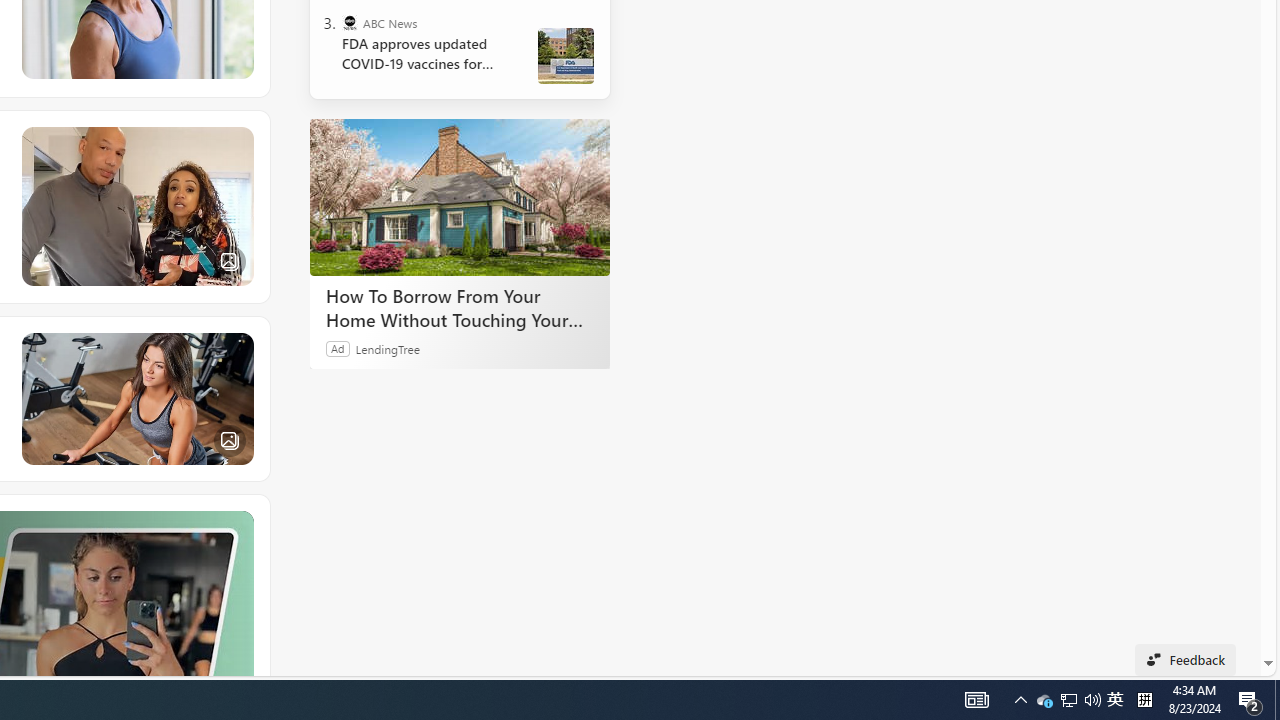  What do you see at coordinates (350, 23) in the screenshot?
I see `'ABC News'` at bounding box center [350, 23].